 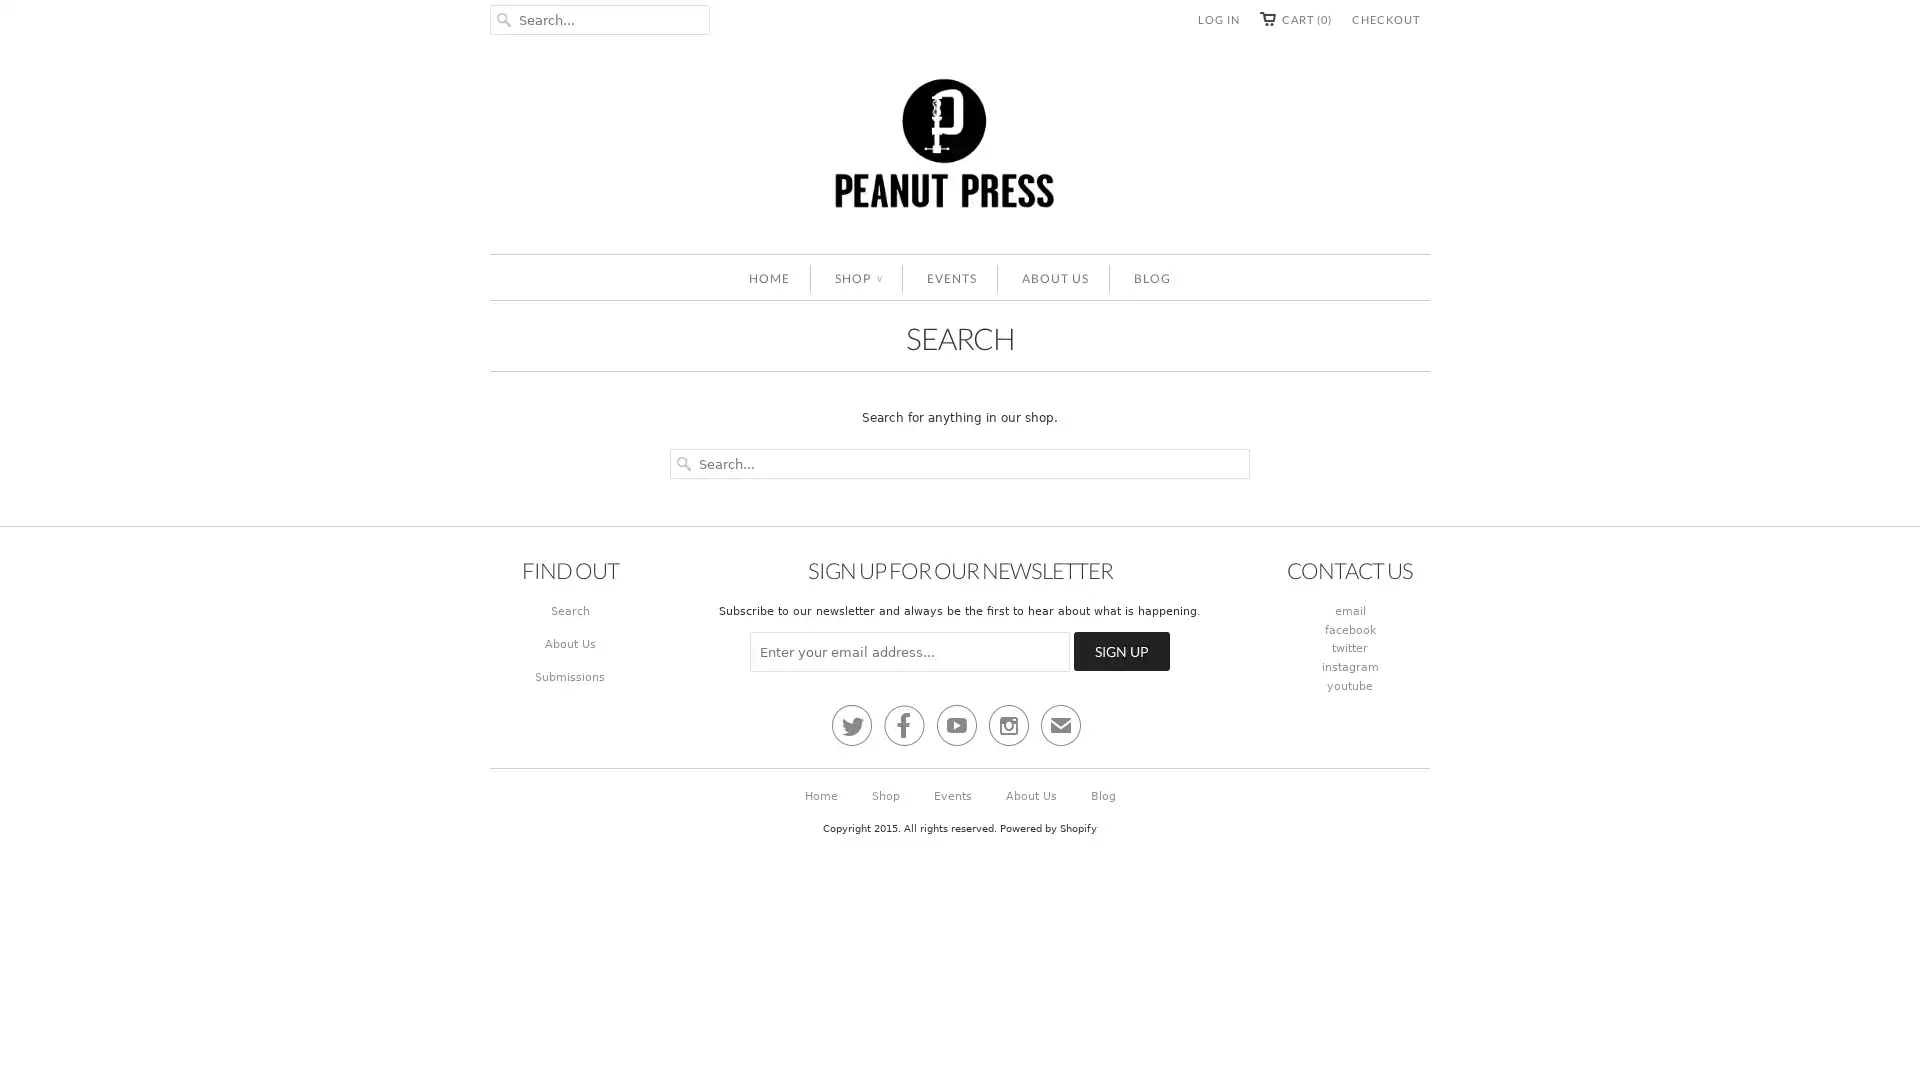 I want to click on Sign Up, so click(x=1123, y=650).